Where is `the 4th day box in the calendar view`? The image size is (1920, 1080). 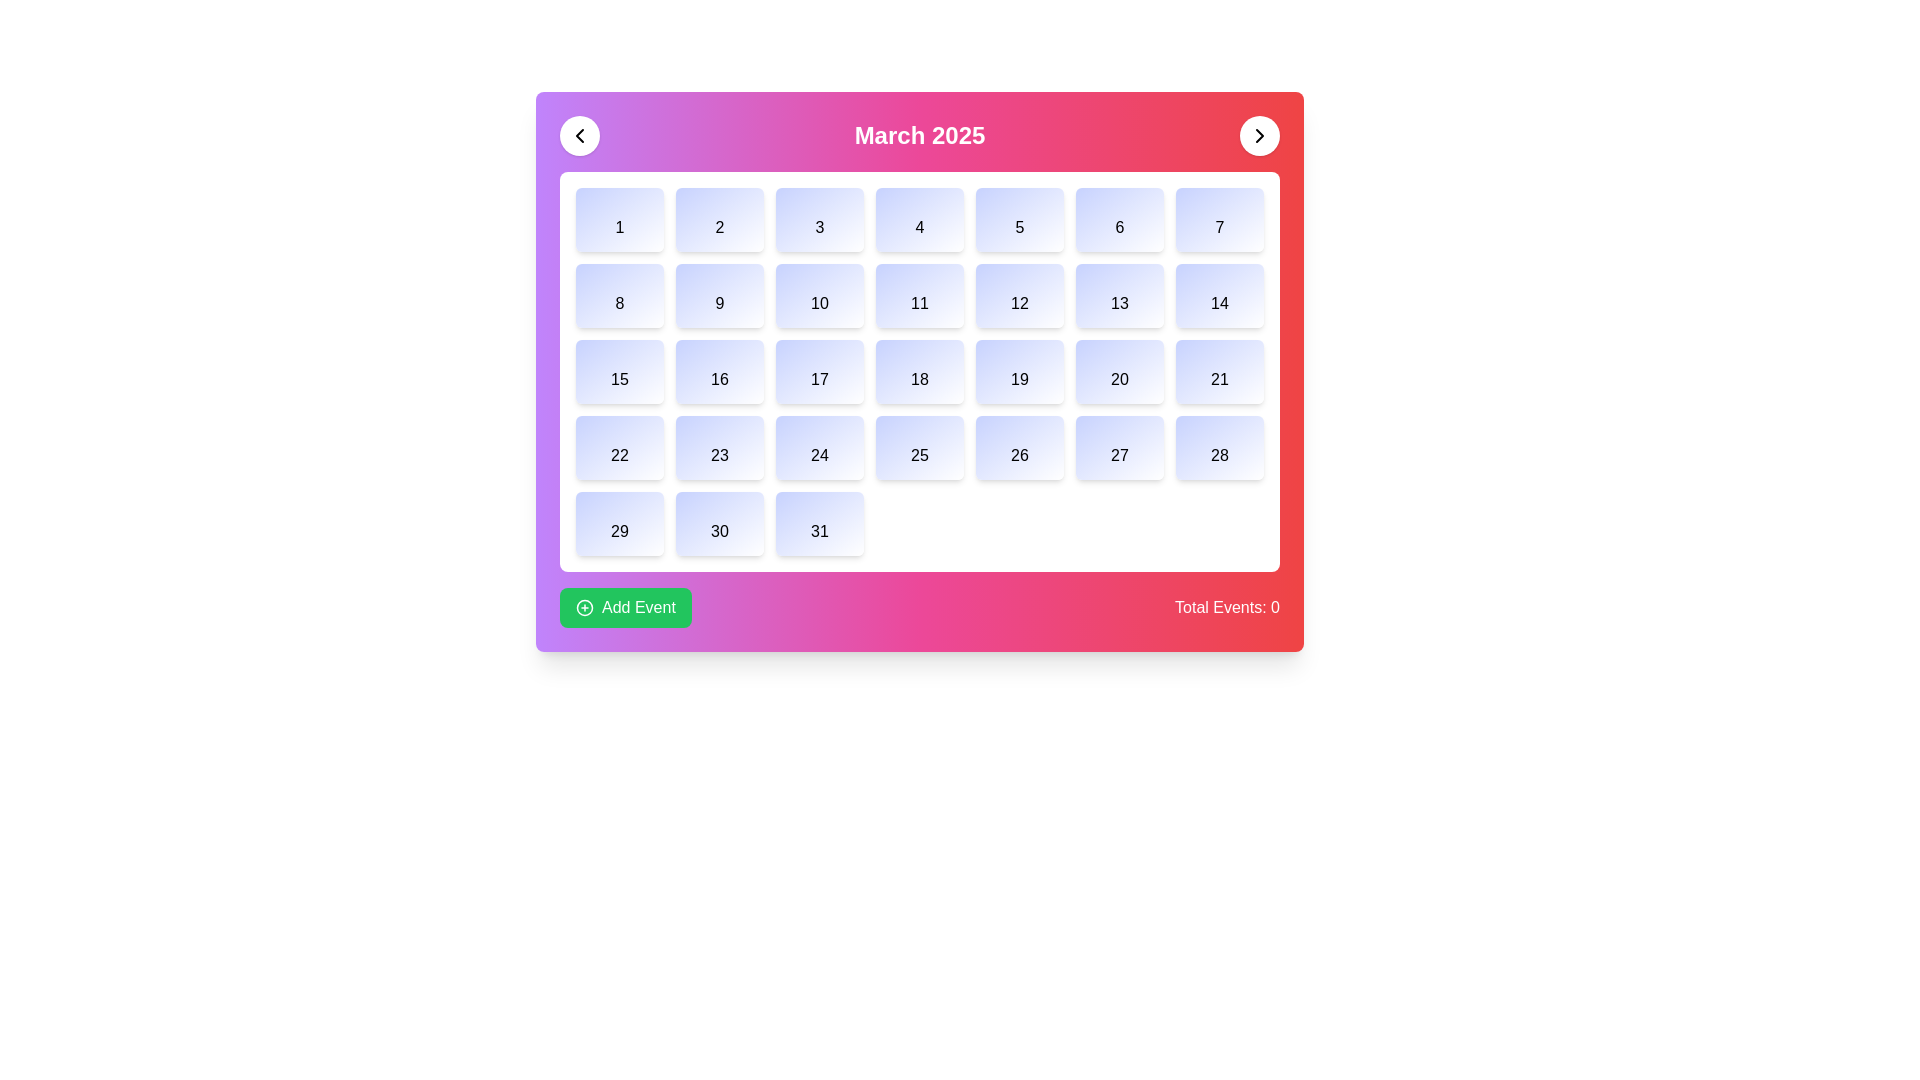 the 4th day box in the calendar view is located at coordinates (919, 219).